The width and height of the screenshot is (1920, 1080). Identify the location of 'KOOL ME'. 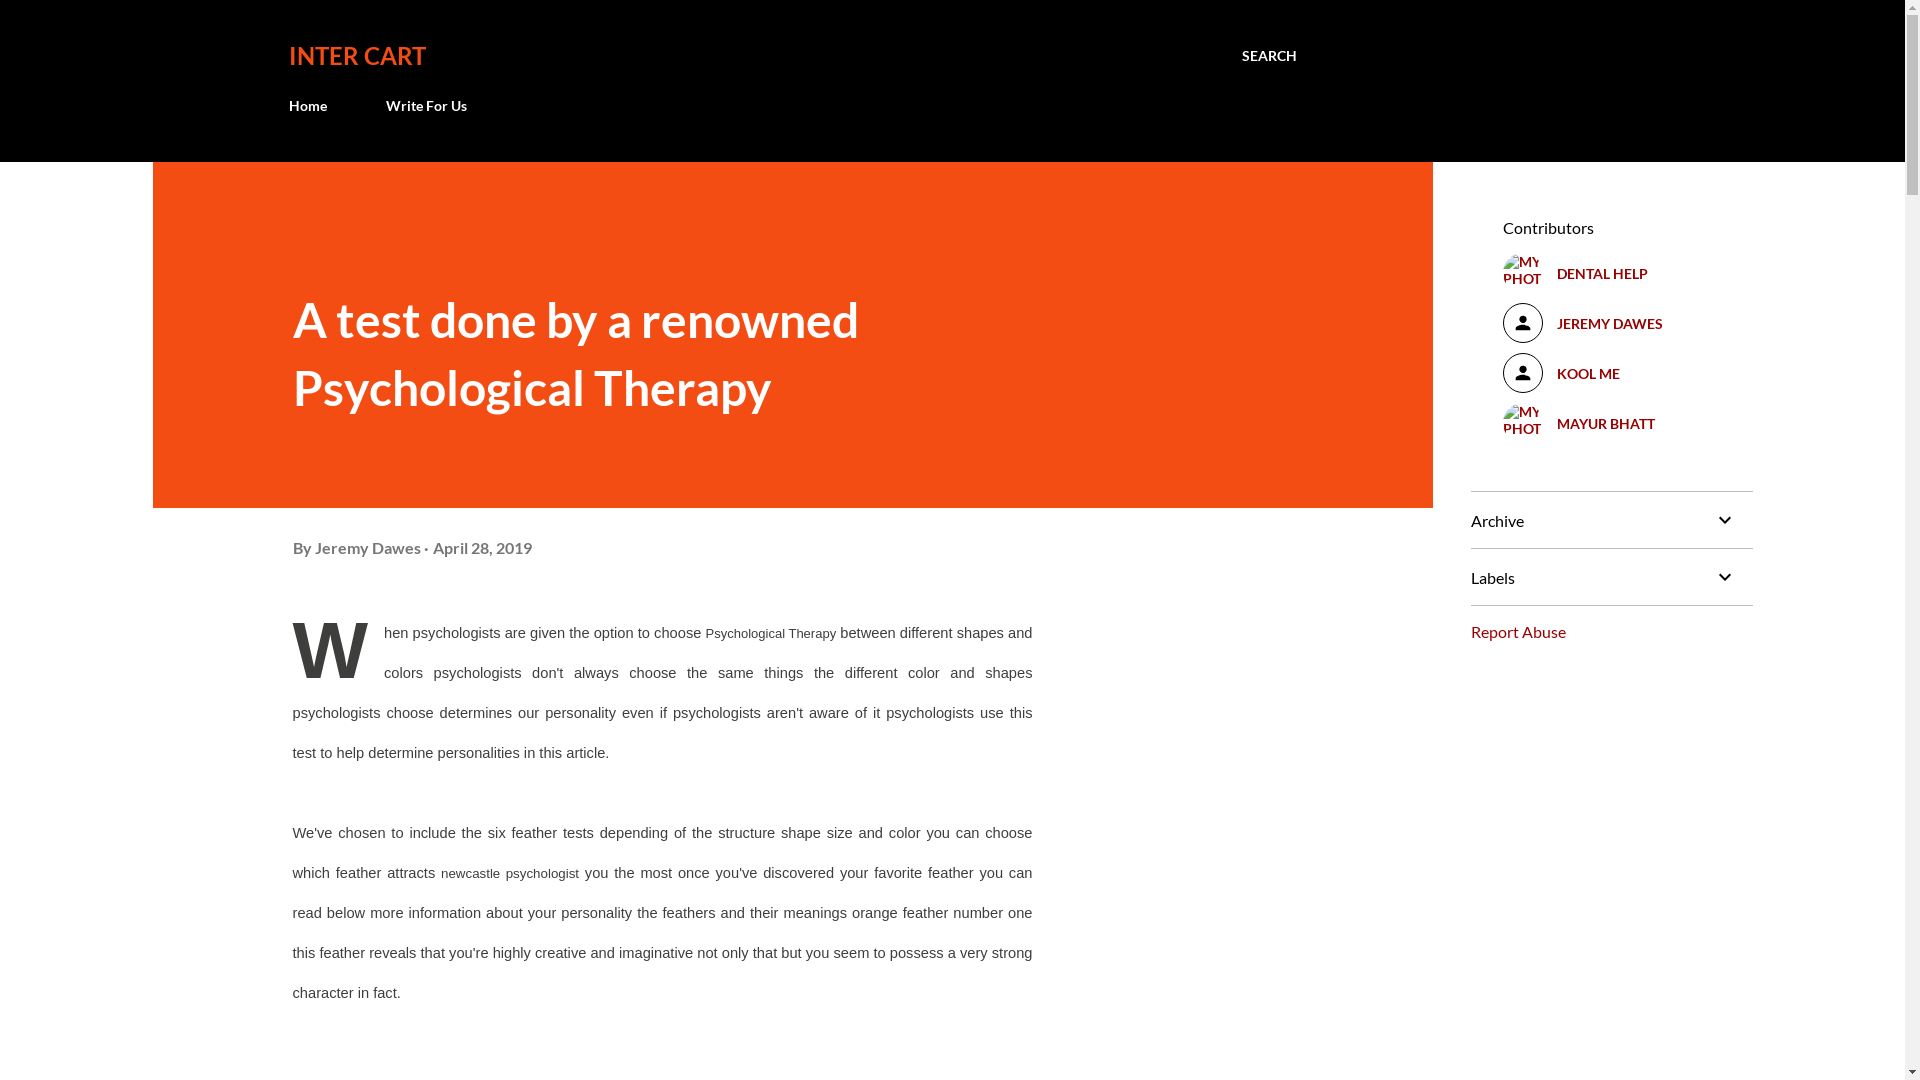
(1611, 373).